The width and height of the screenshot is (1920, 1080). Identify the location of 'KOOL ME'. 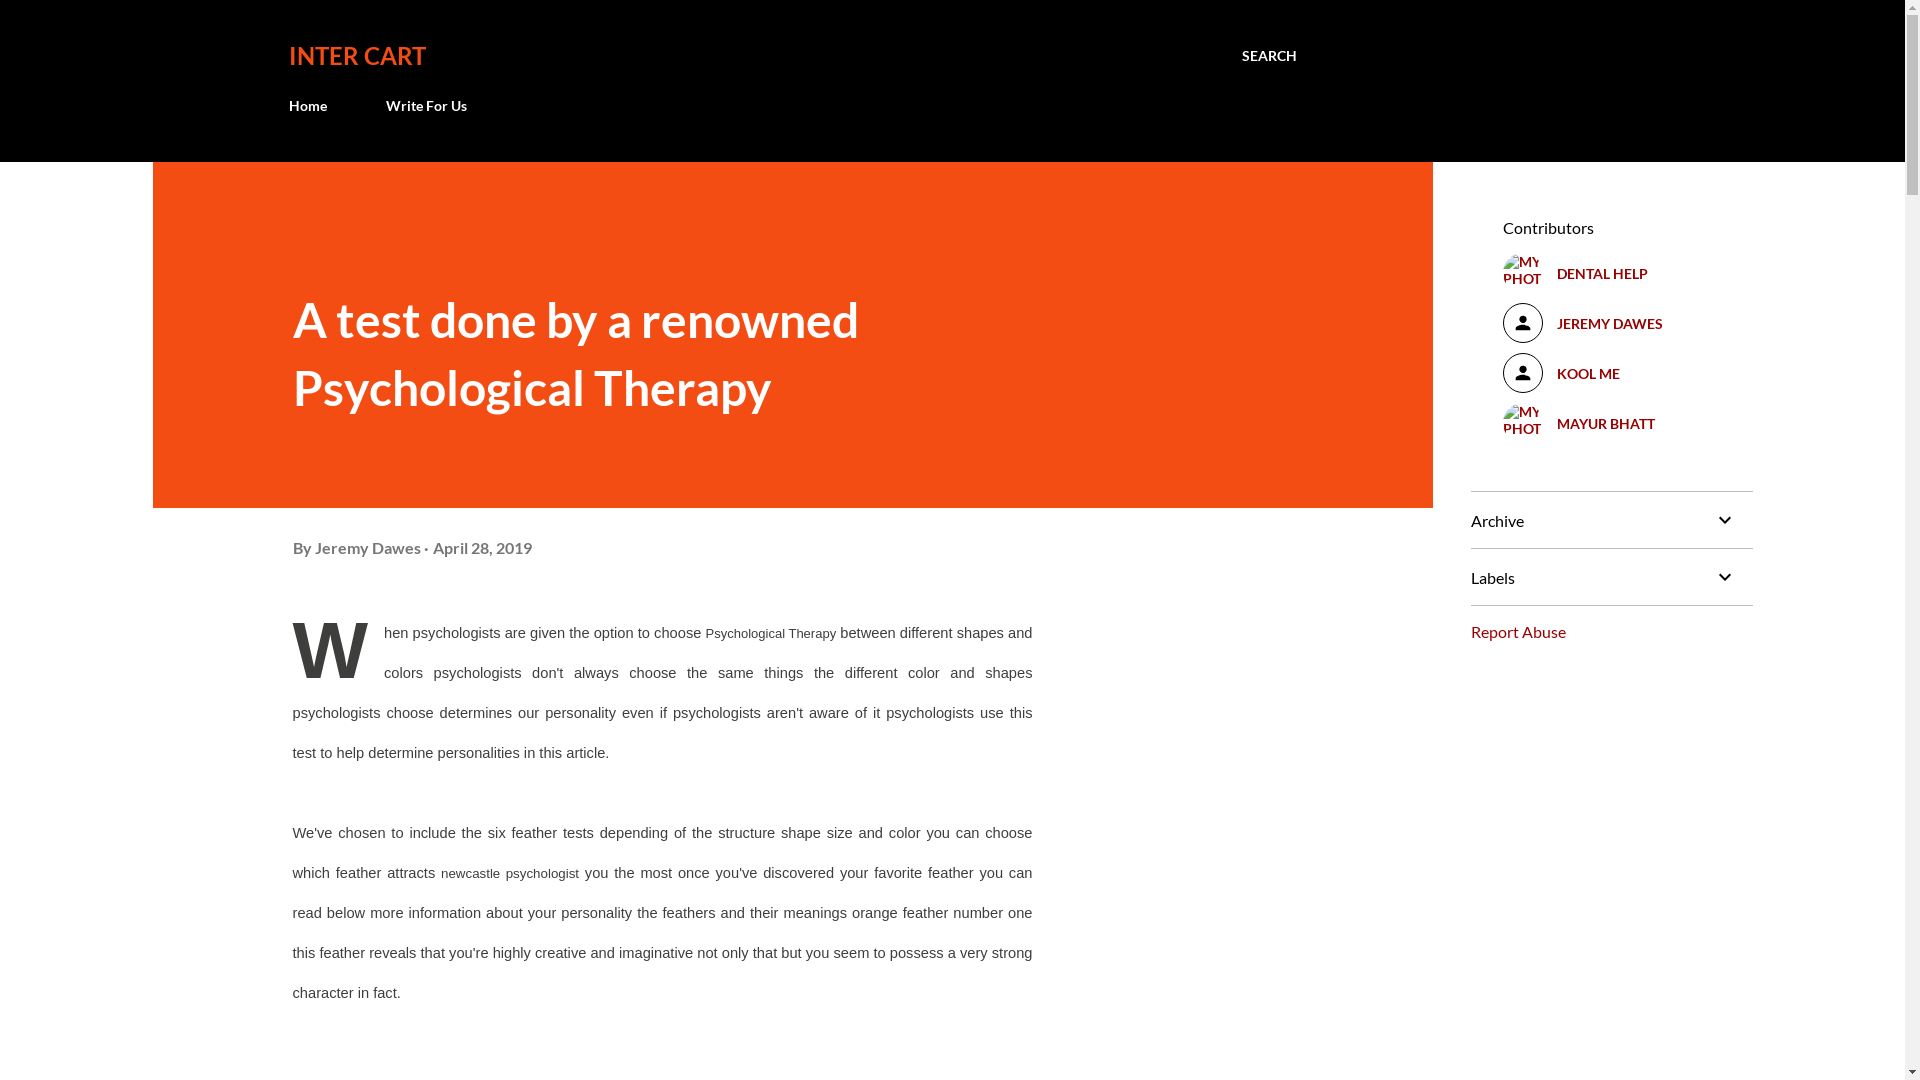
(1611, 373).